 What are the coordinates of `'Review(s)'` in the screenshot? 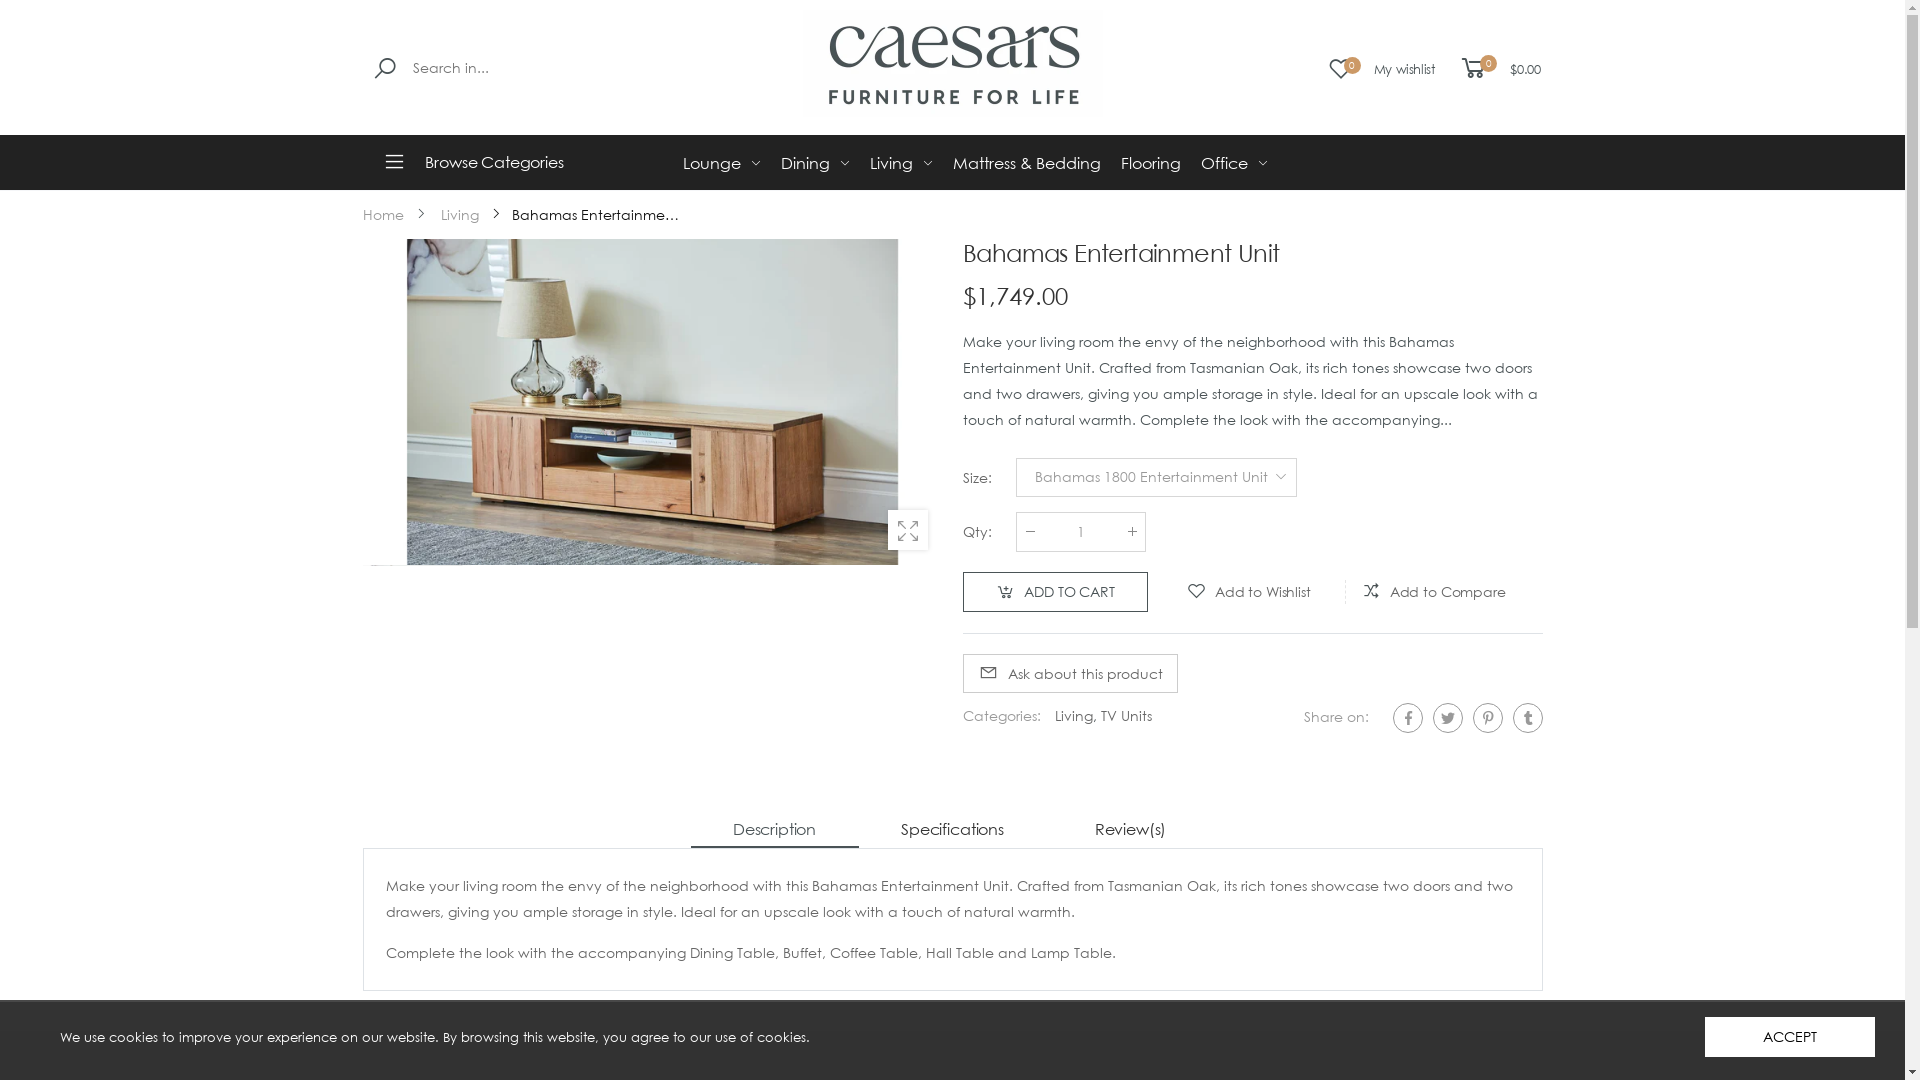 It's located at (1129, 830).